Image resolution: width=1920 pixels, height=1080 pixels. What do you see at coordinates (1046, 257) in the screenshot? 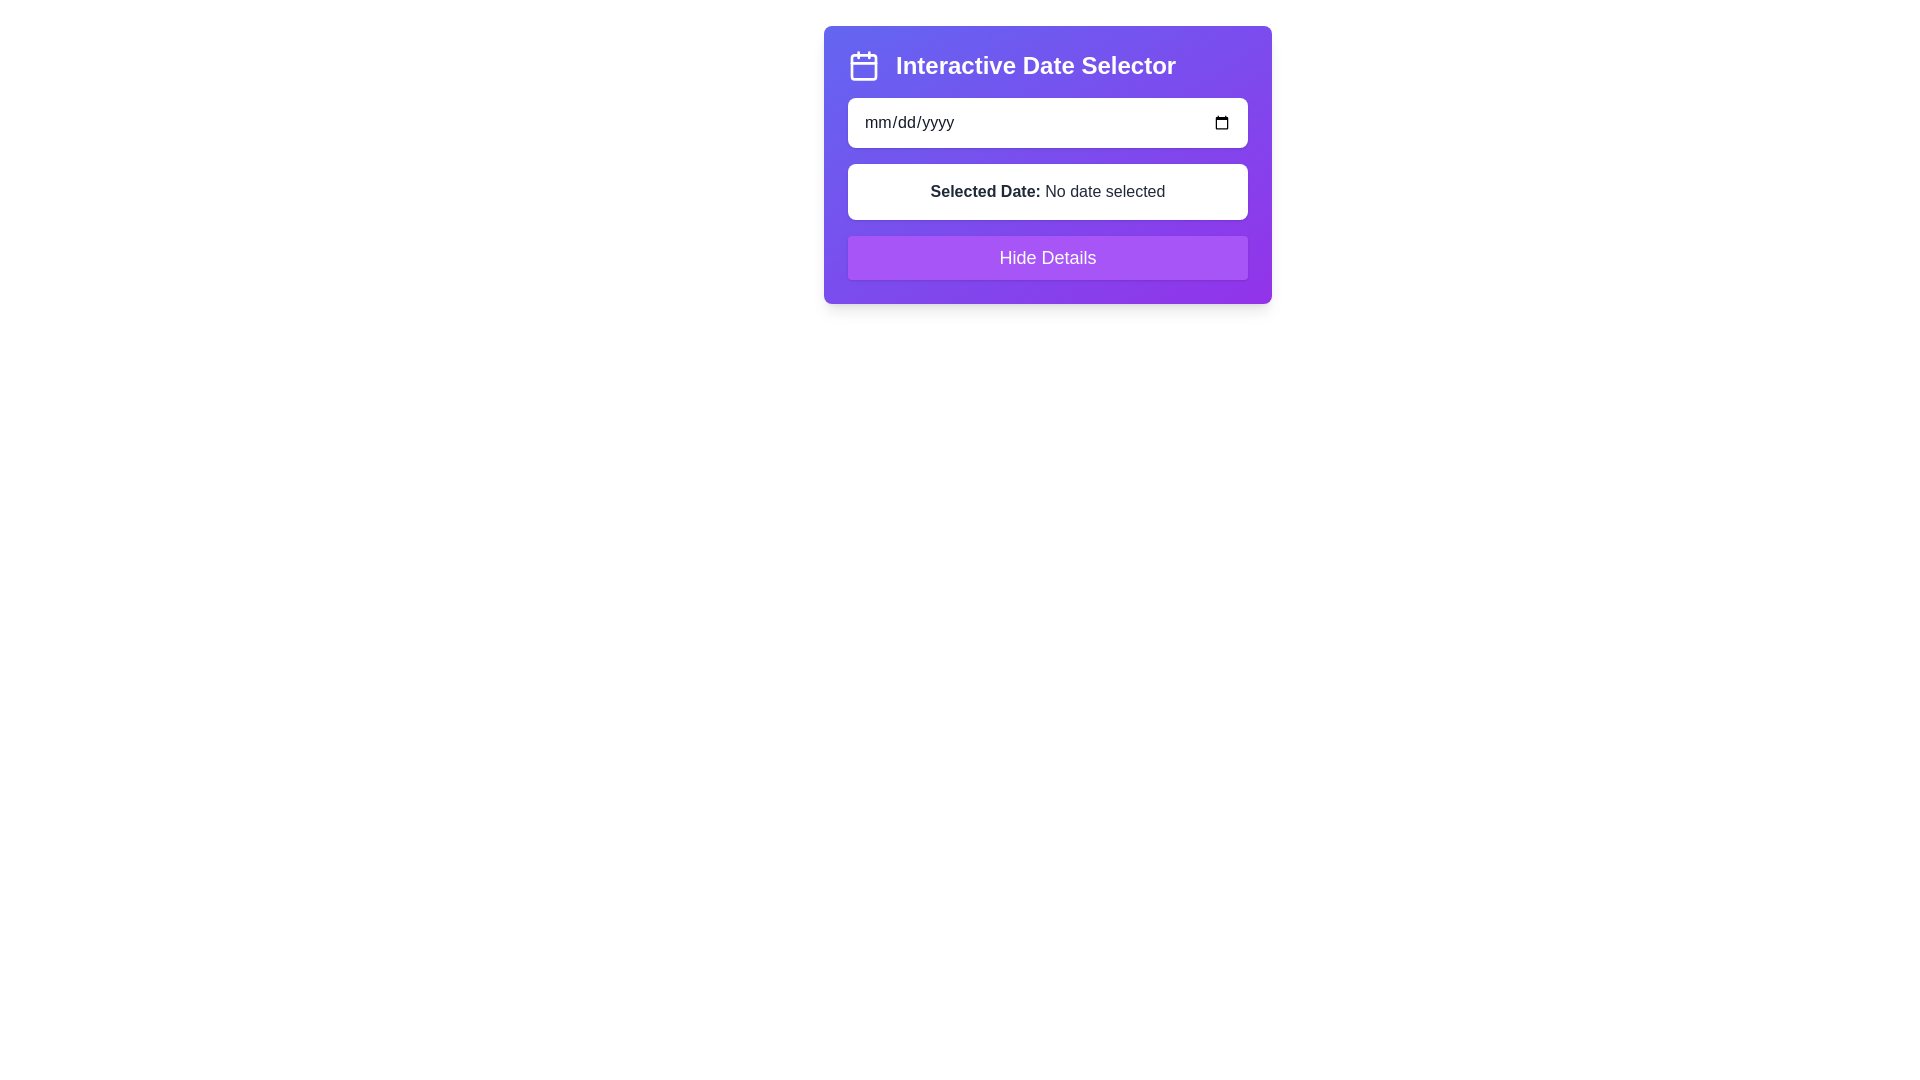
I see `the rectangular button with a purple background and white text saying 'Hide Details'` at bounding box center [1046, 257].